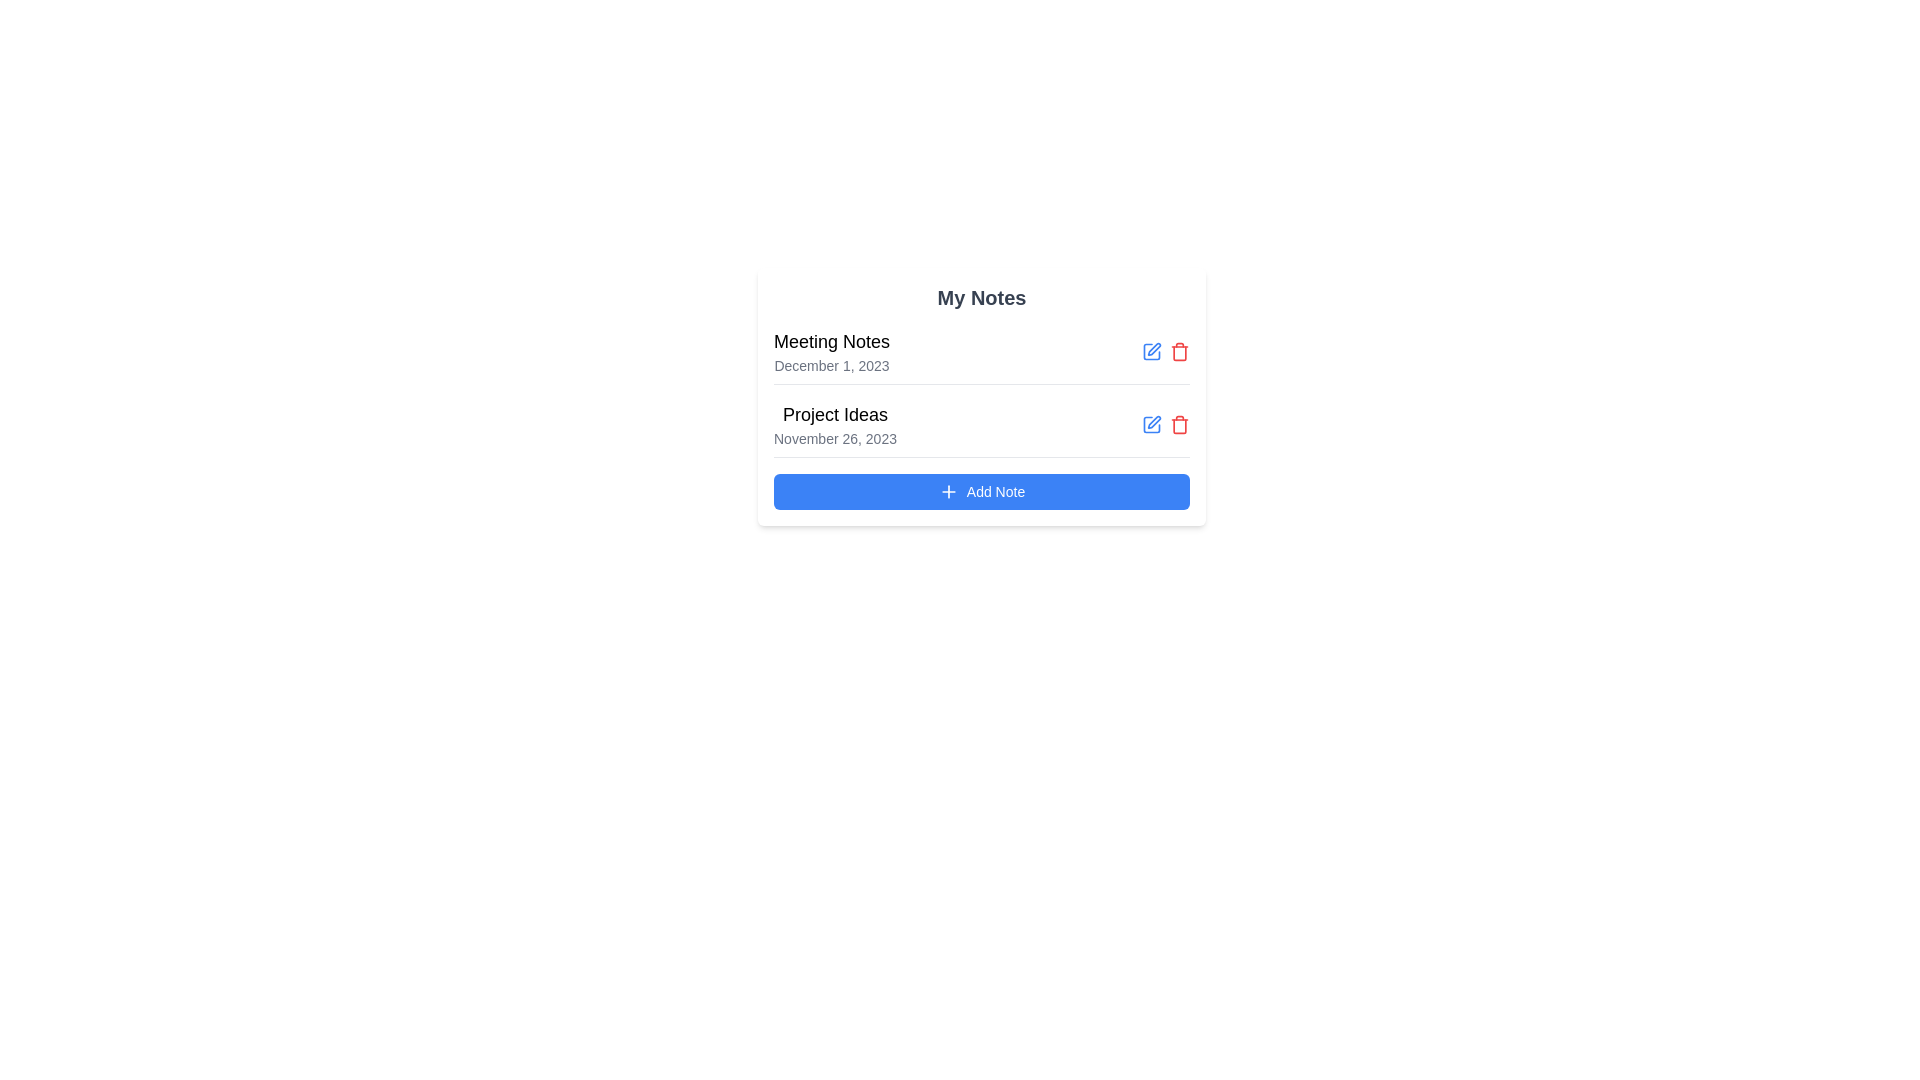 Image resolution: width=1920 pixels, height=1080 pixels. Describe the element at coordinates (1152, 350) in the screenshot. I see `the blue pen icon button located to the right of 'Meeting Notes' in the 'My Notes' section` at that location.